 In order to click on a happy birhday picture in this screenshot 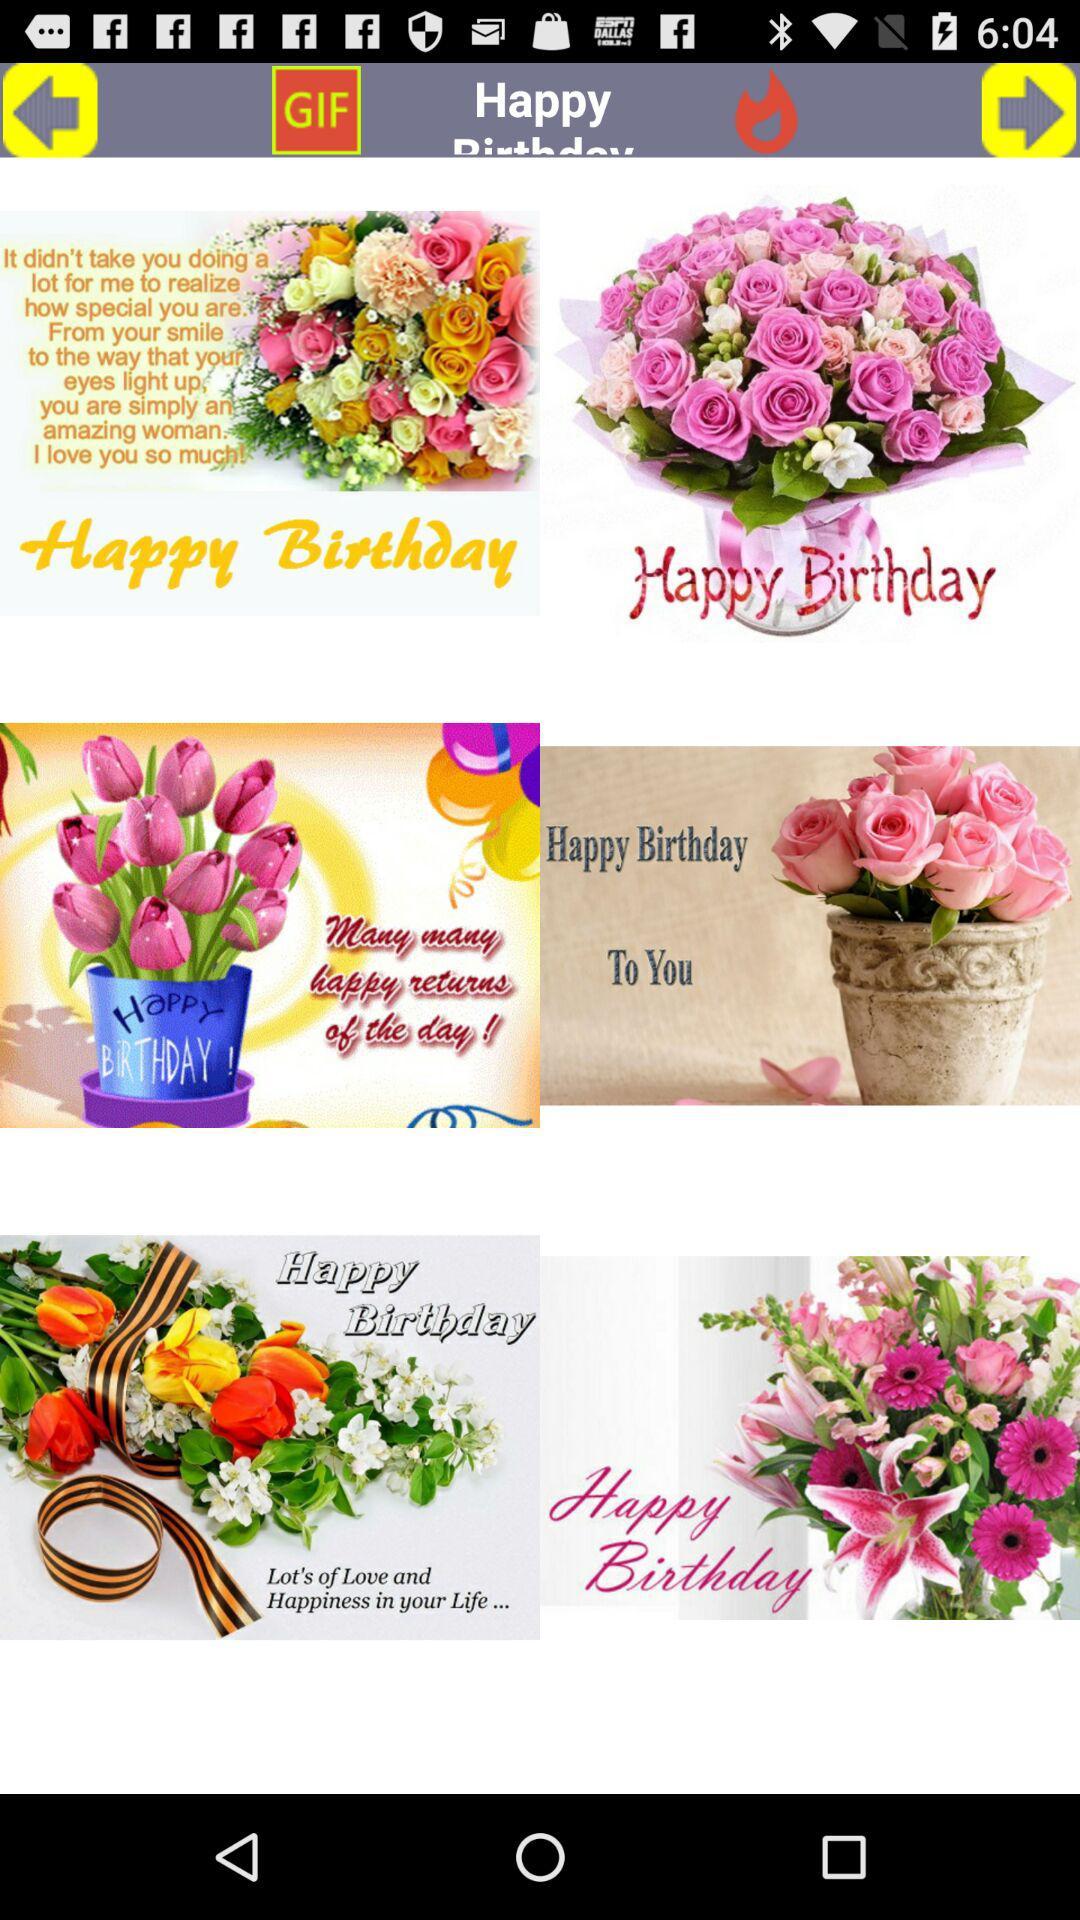, I will do `click(270, 1437)`.